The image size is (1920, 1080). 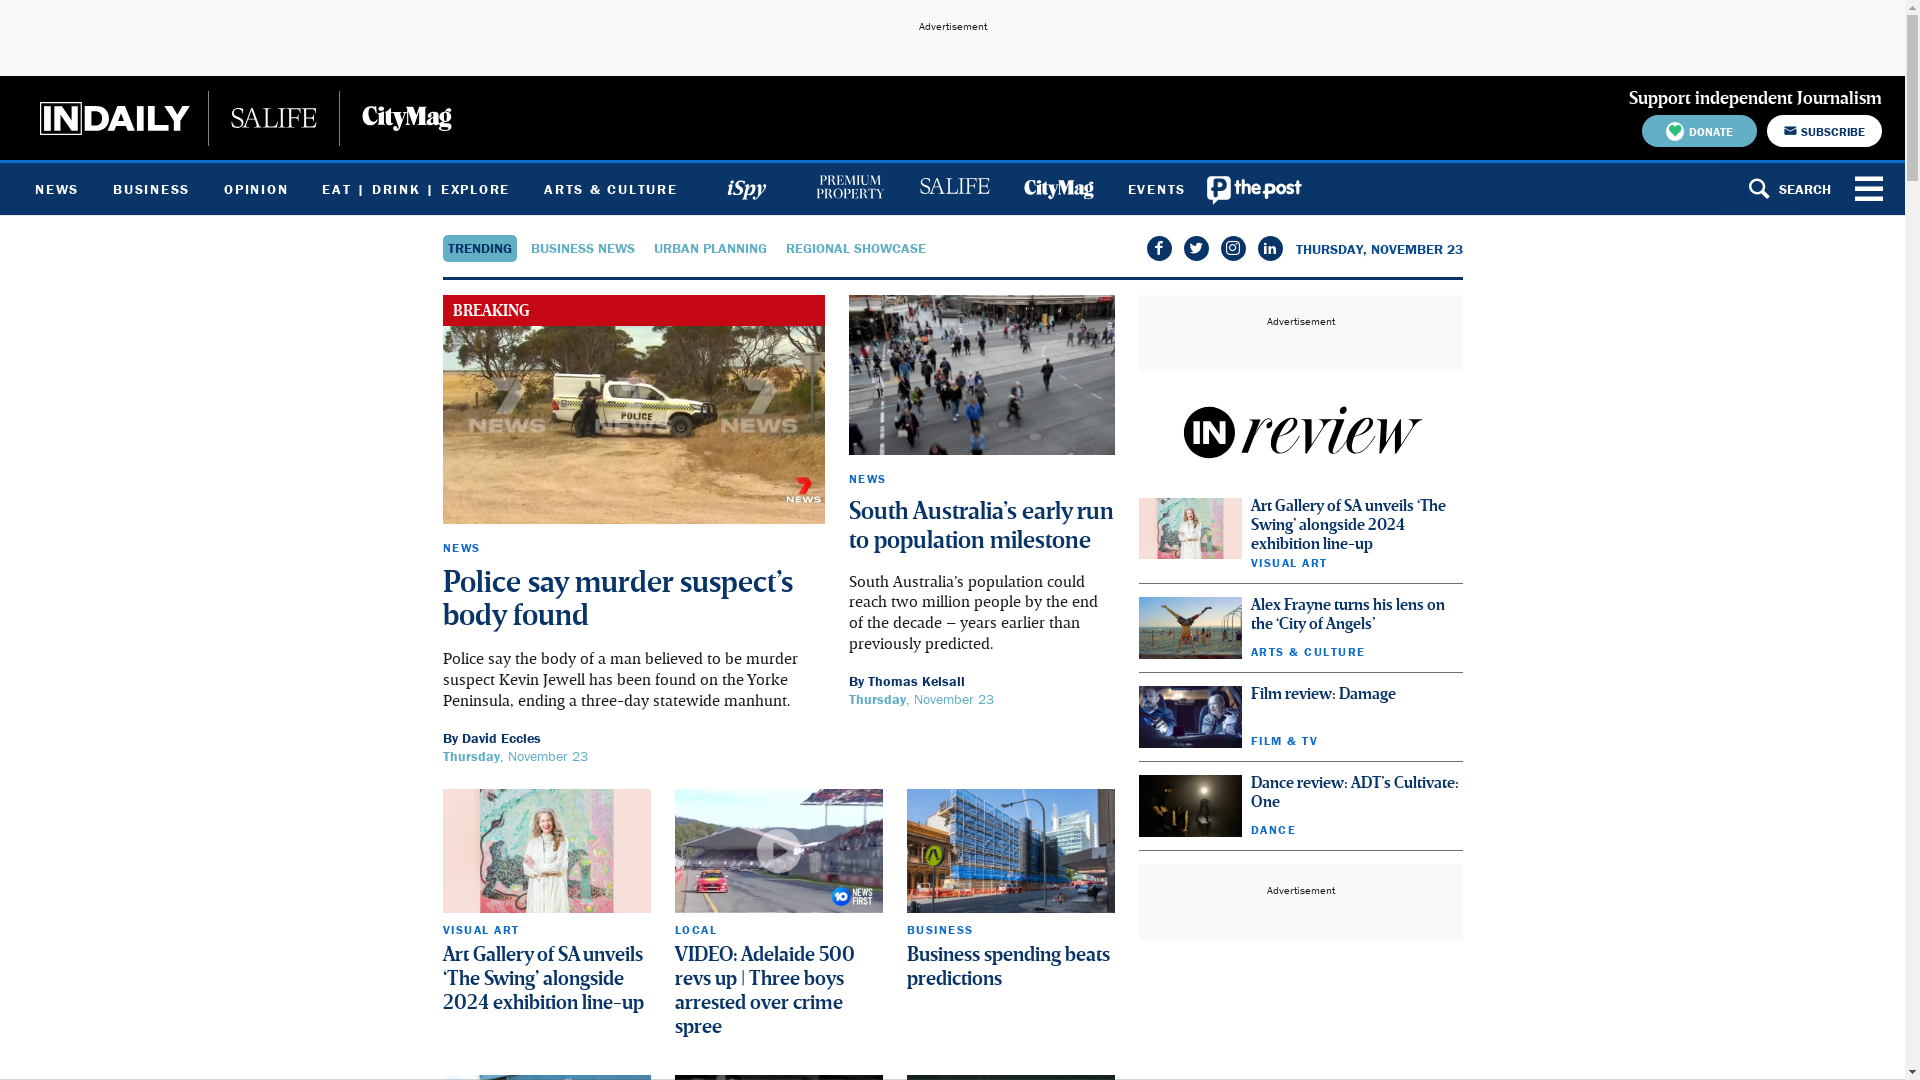 What do you see at coordinates (1202, 189) in the screenshot?
I see `'THE POST'` at bounding box center [1202, 189].